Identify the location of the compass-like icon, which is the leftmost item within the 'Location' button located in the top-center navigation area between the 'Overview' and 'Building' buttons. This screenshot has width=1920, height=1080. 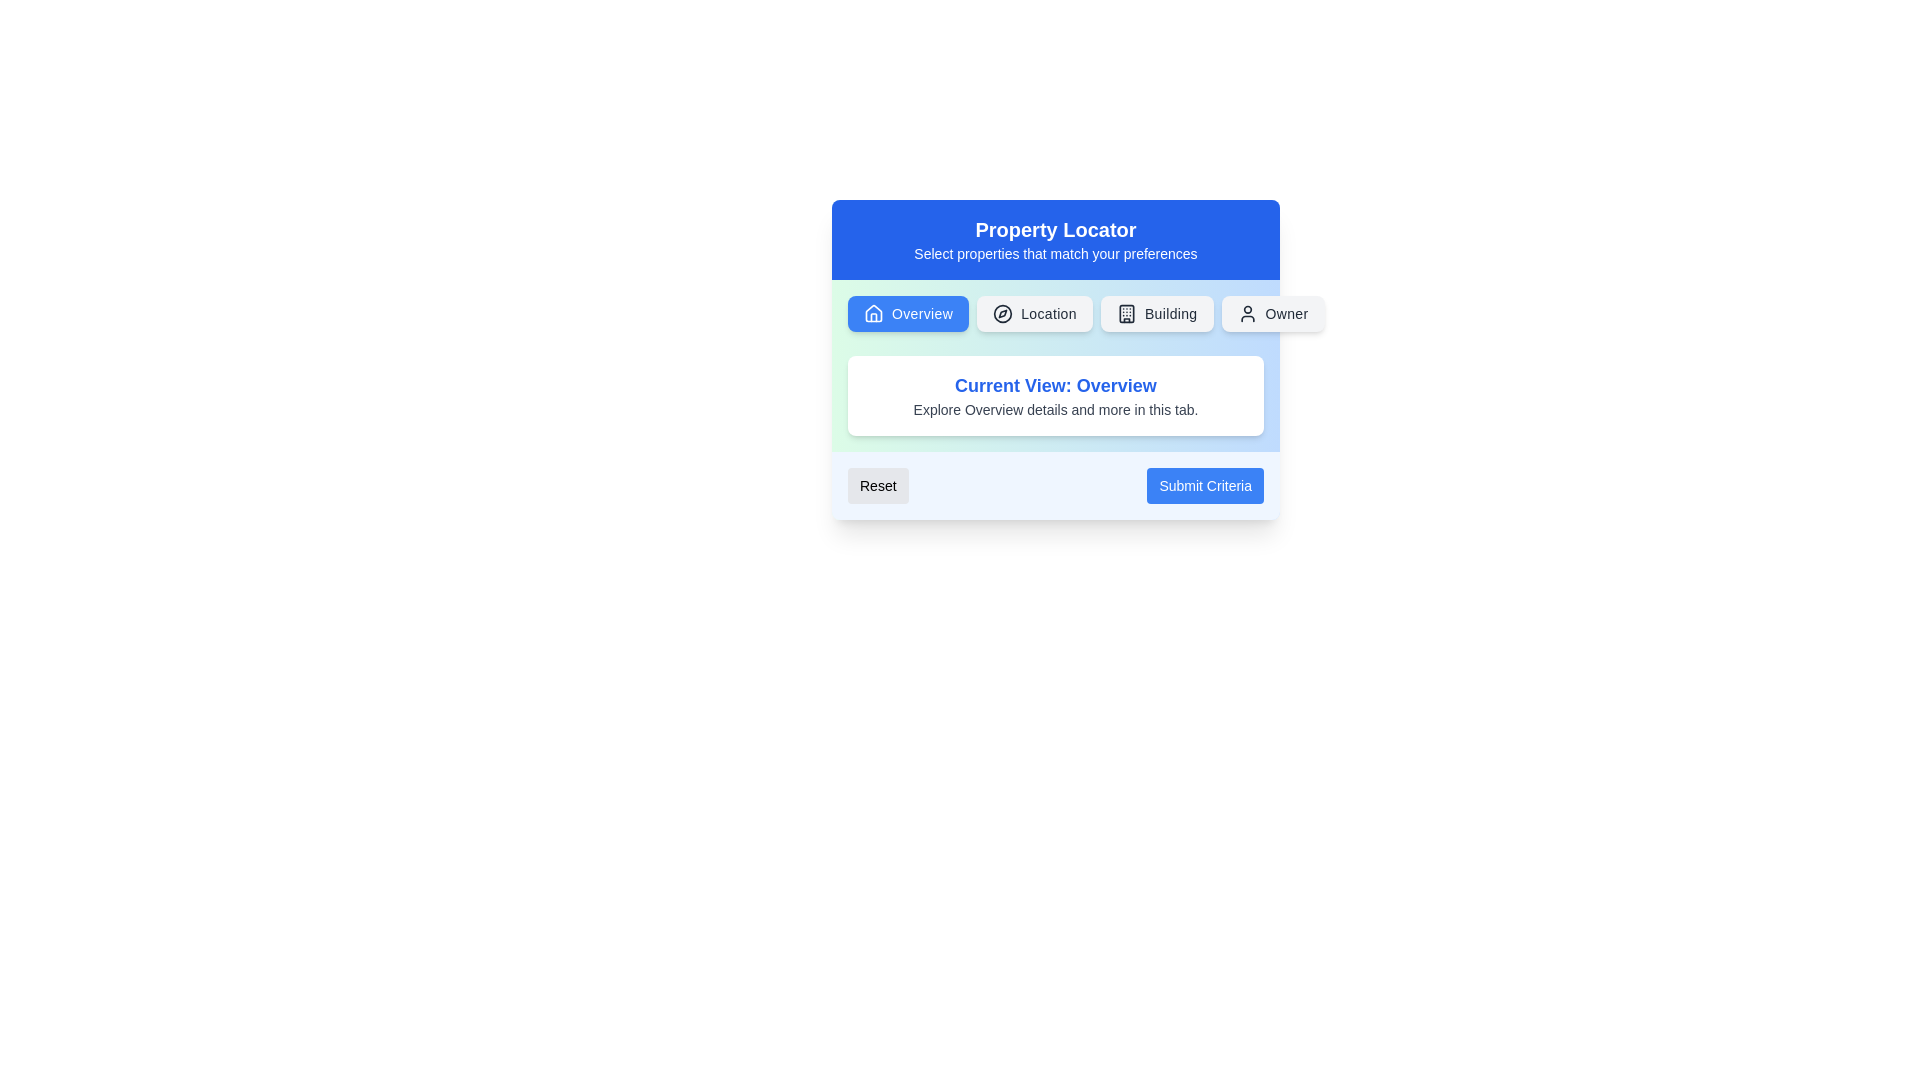
(1003, 313).